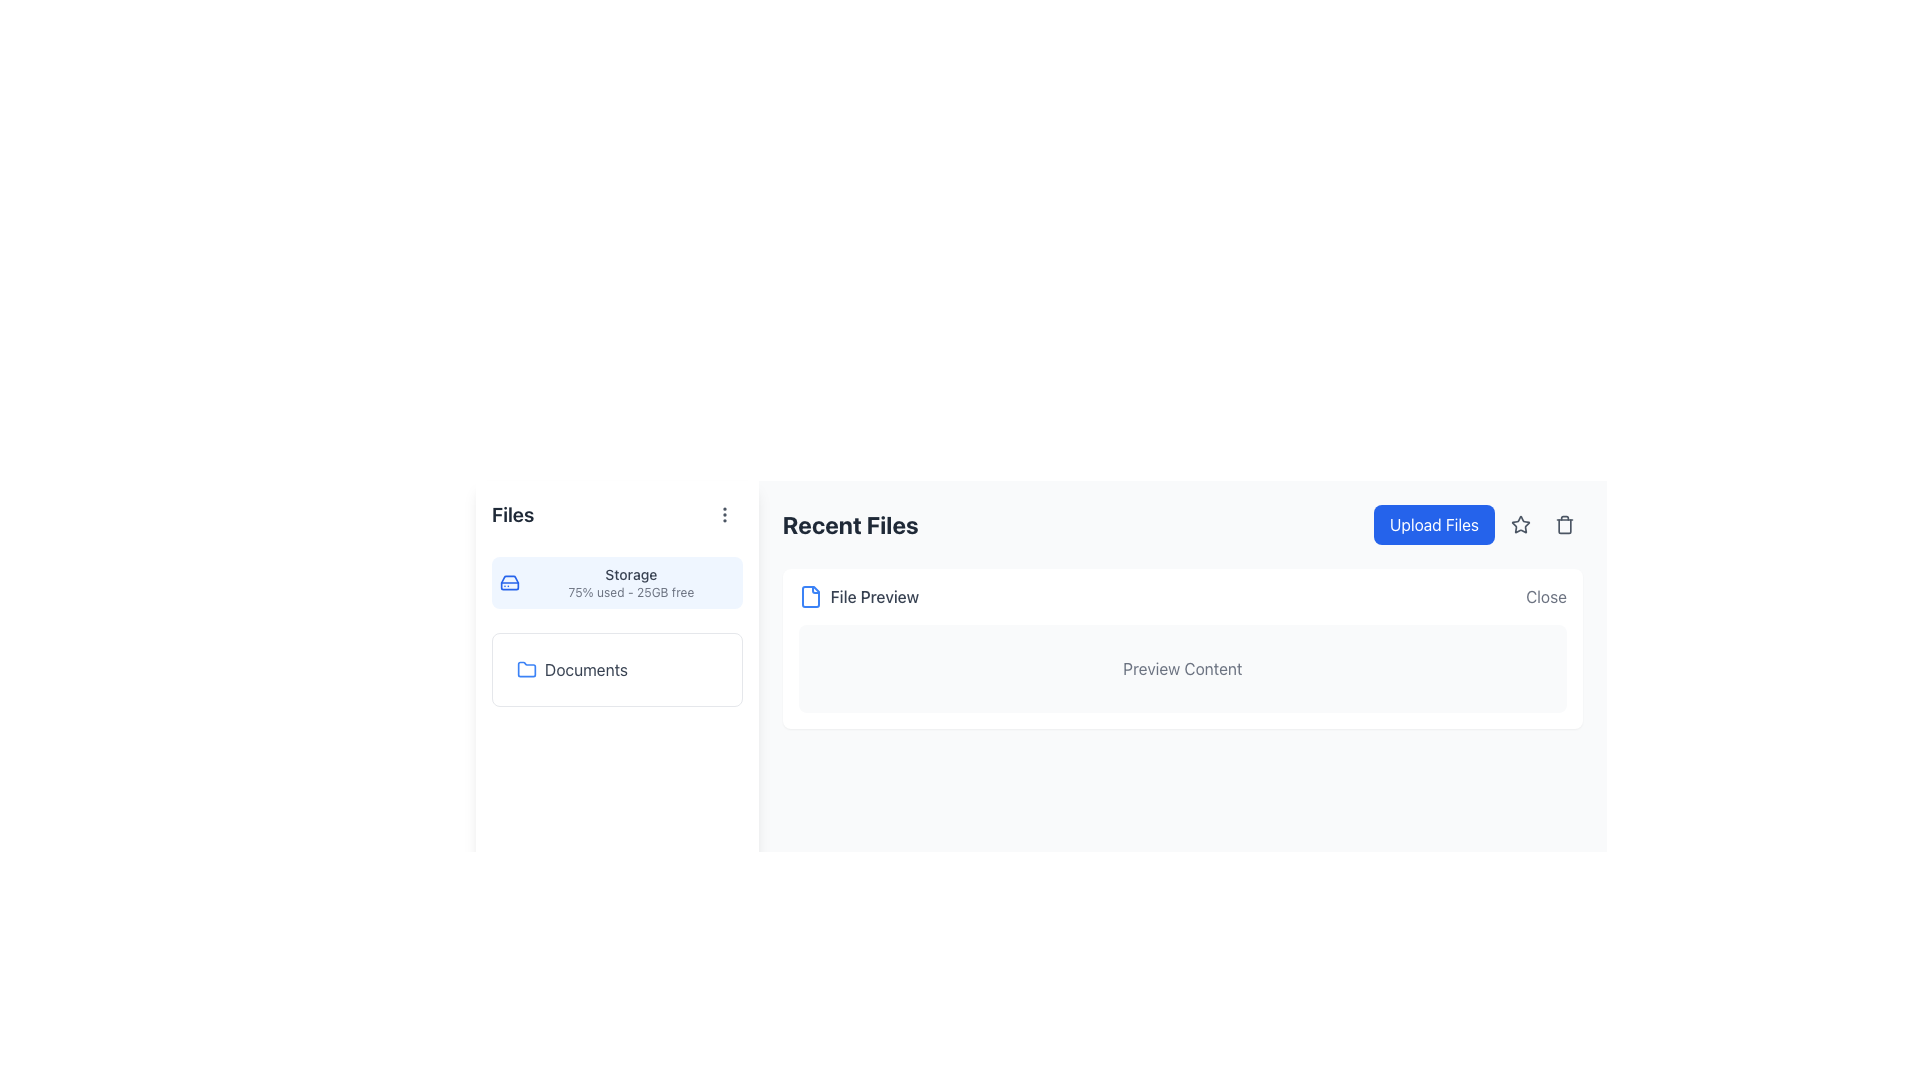  I want to click on the decorative trash can icon button located in the header section of the 'Recent Files' panel, so click(1563, 523).